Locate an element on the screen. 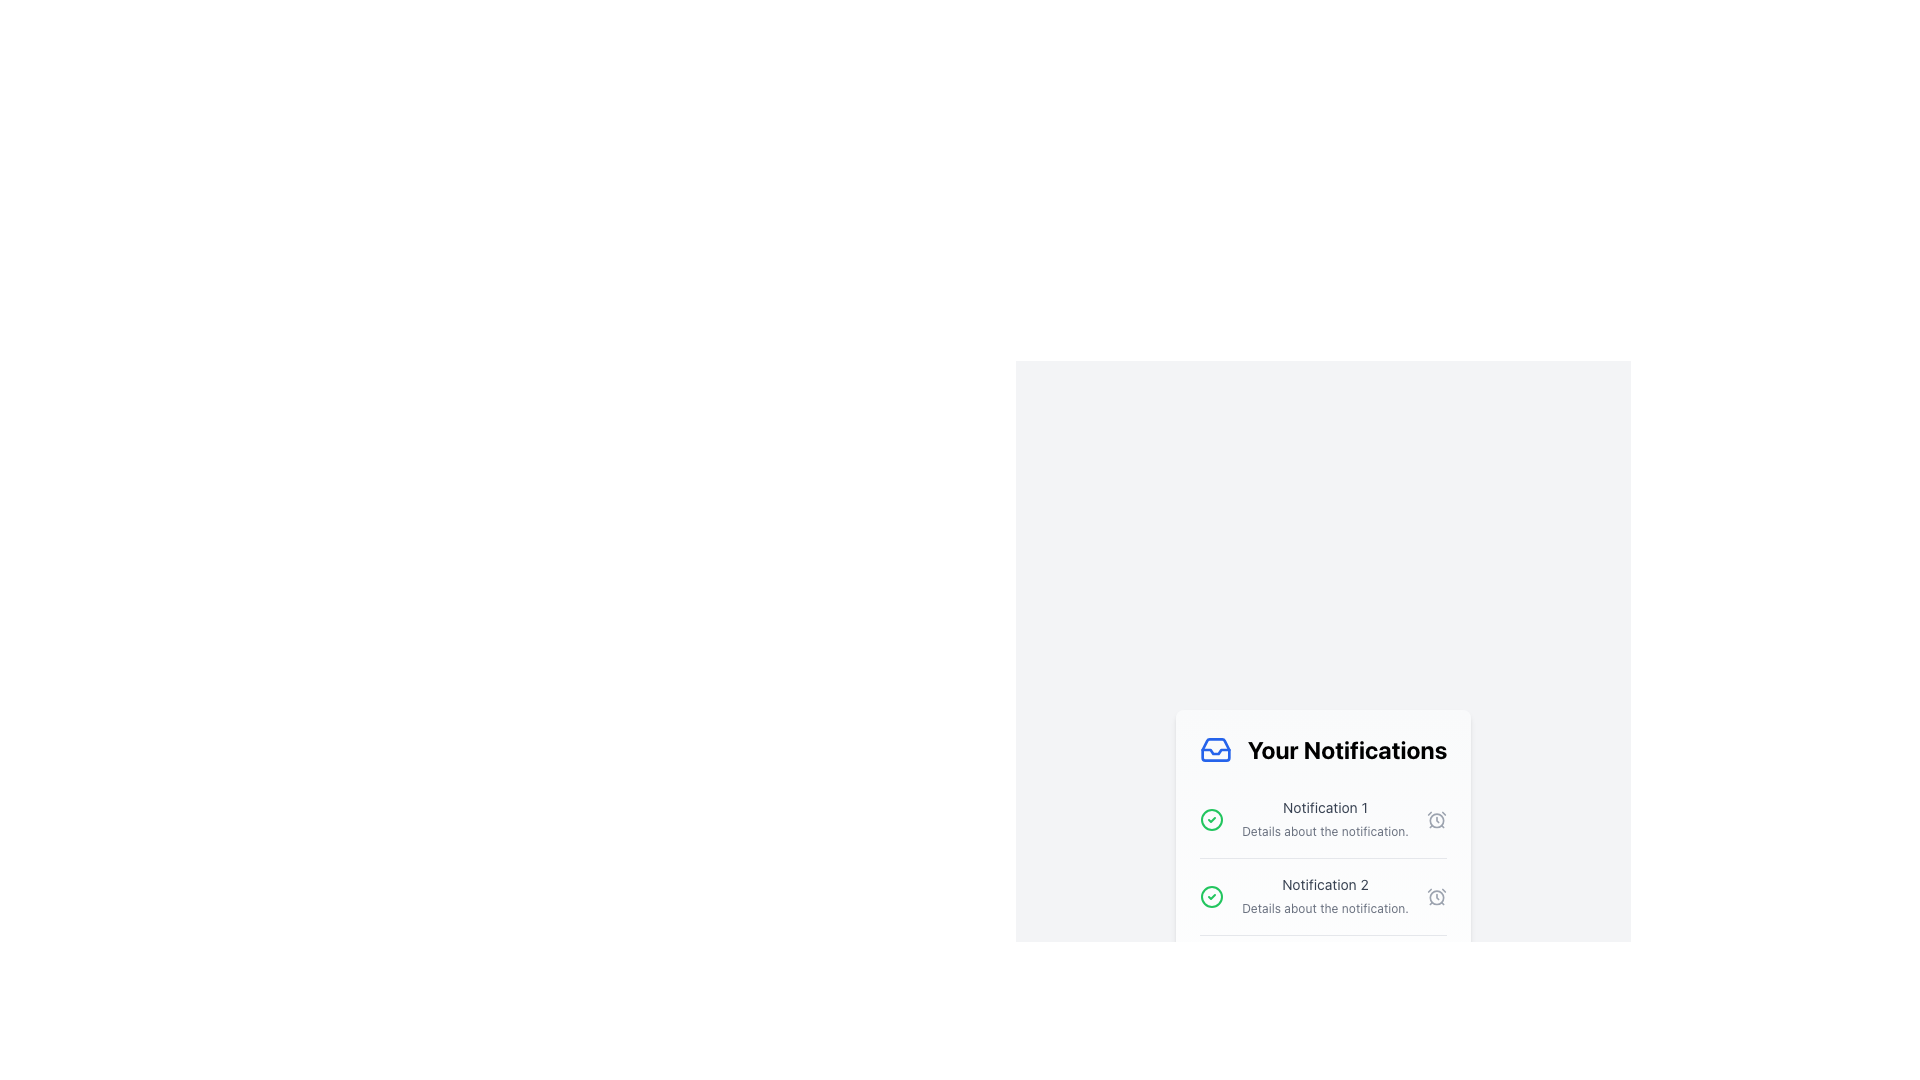  the Text Label that reads 'Details about the notification.' which is styled in a smaller font and displayed in a lighter gray color, positioned immediately below 'Notification 1' is located at coordinates (1325, 831).